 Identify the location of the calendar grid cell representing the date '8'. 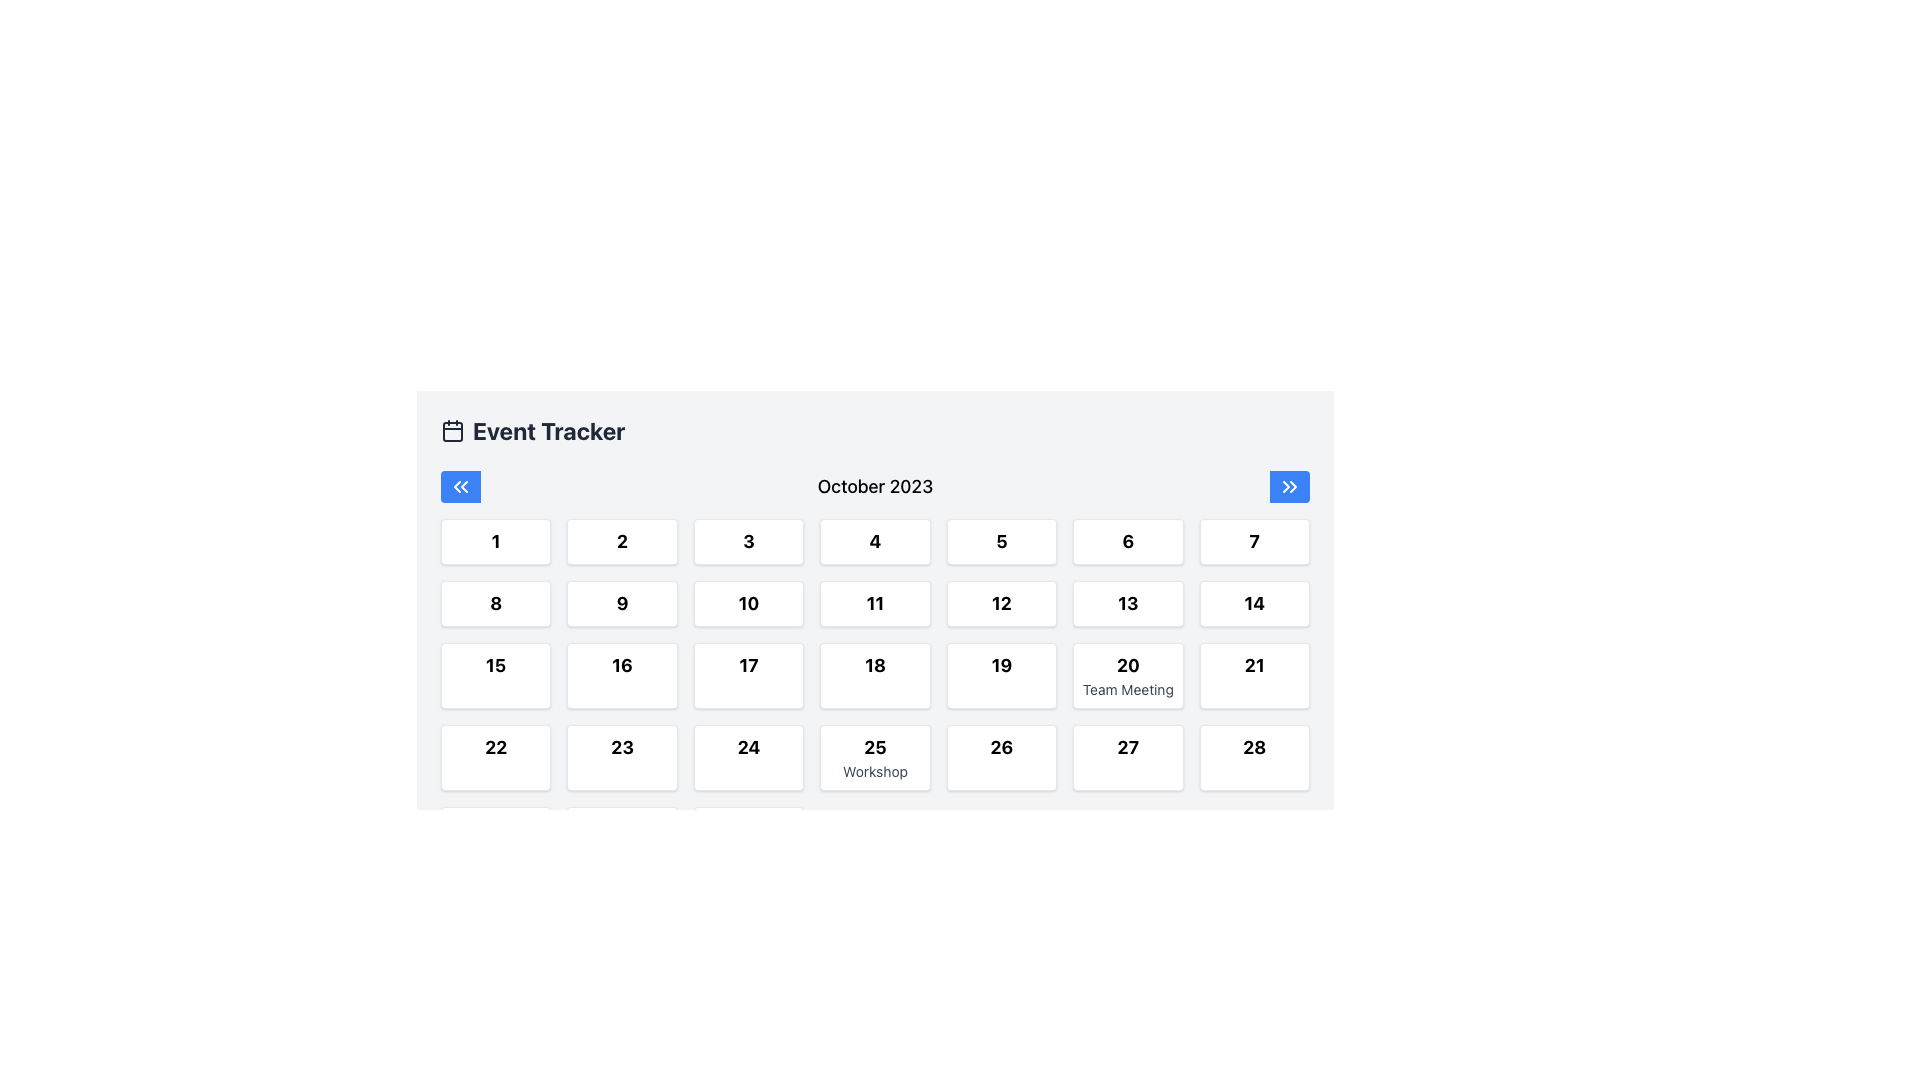
(496, 603).